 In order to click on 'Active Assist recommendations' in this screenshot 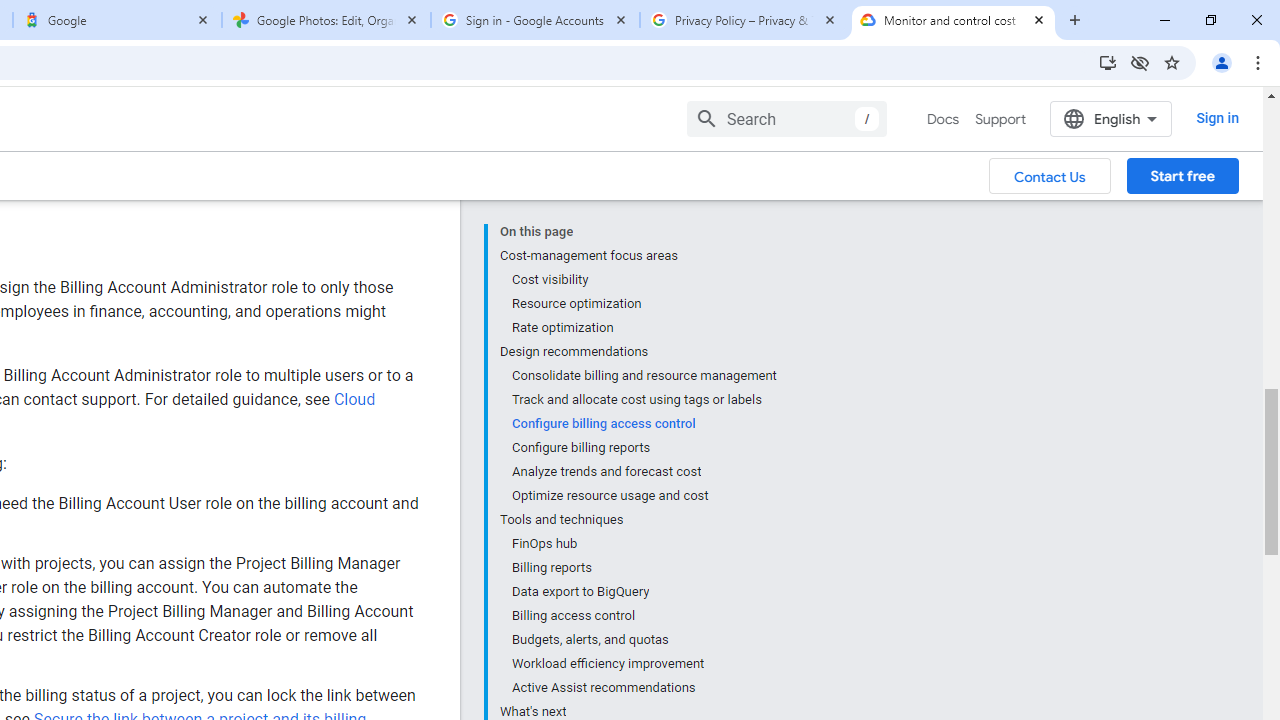, I will do `click(643, 686)`.